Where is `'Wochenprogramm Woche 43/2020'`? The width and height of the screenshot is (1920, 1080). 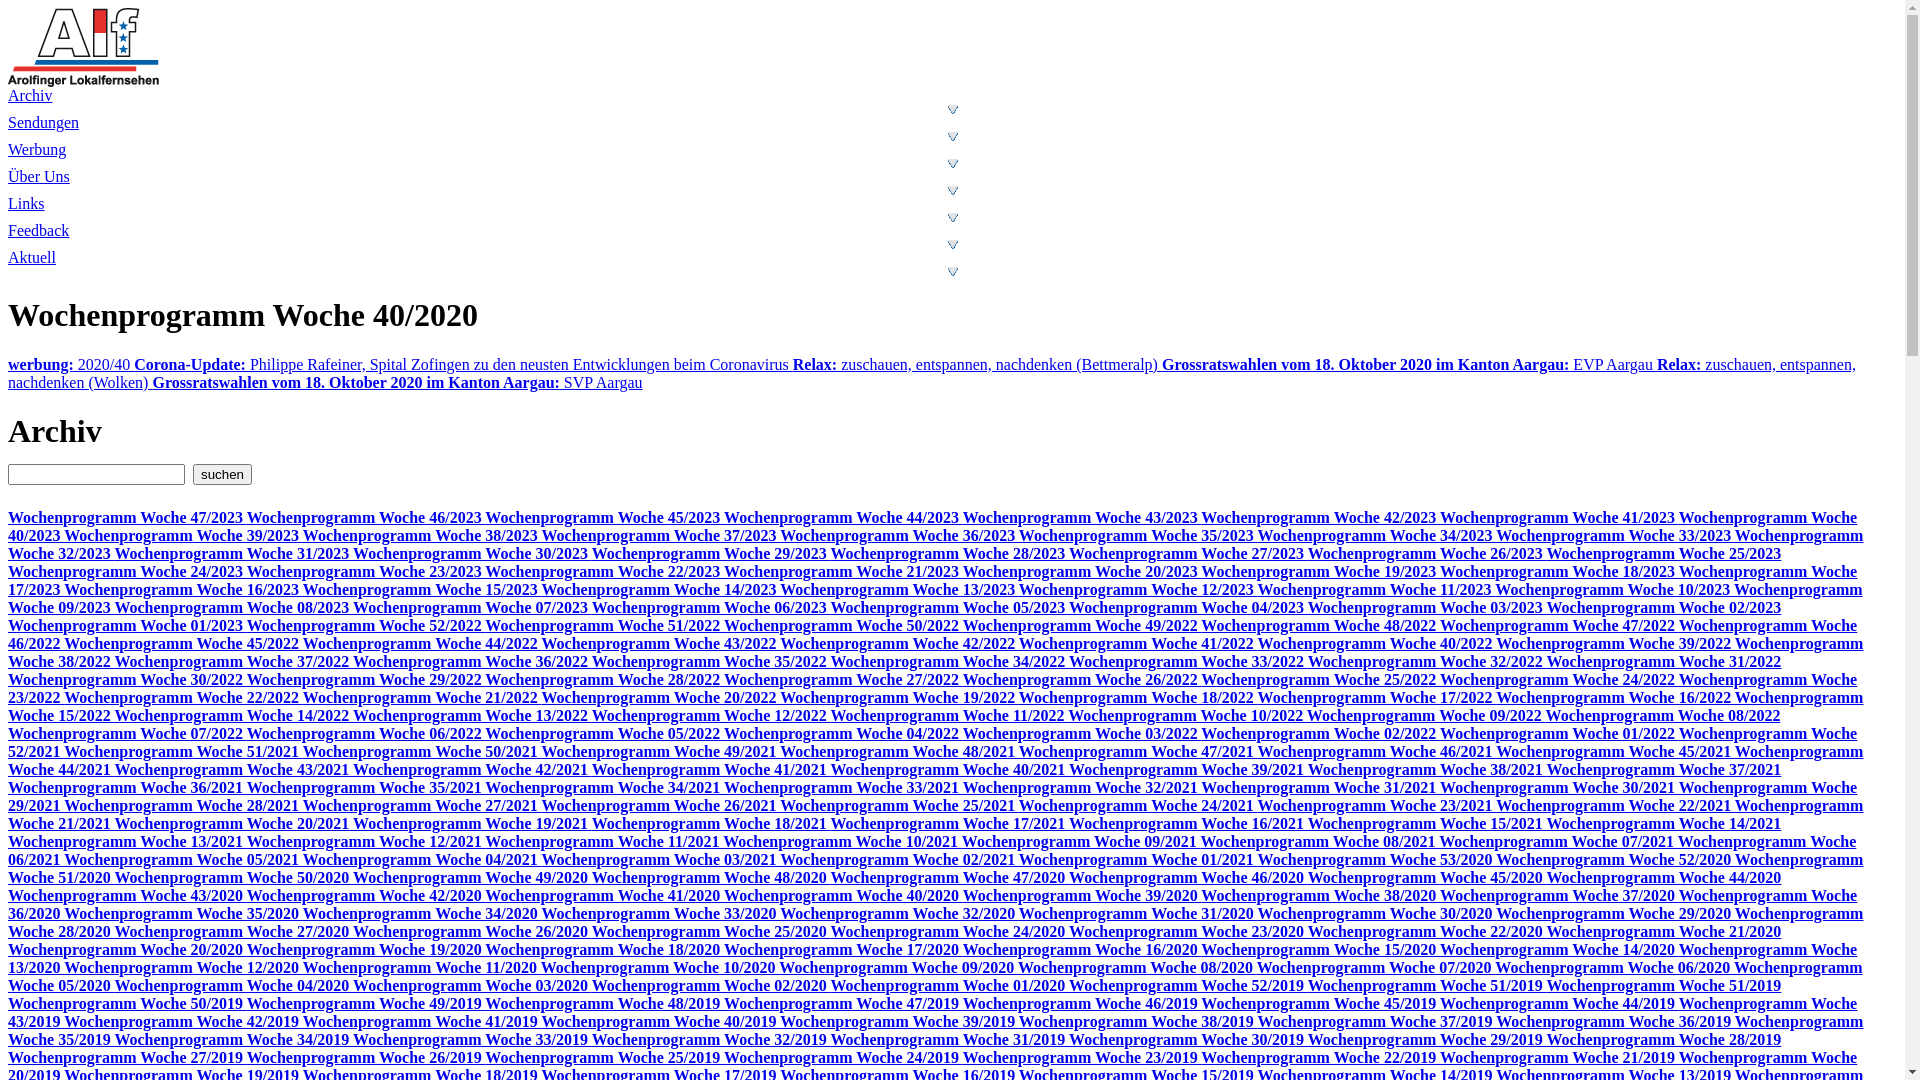 'Wochenprogramm Woche 43/2020' is located at coordinates (126, 894).